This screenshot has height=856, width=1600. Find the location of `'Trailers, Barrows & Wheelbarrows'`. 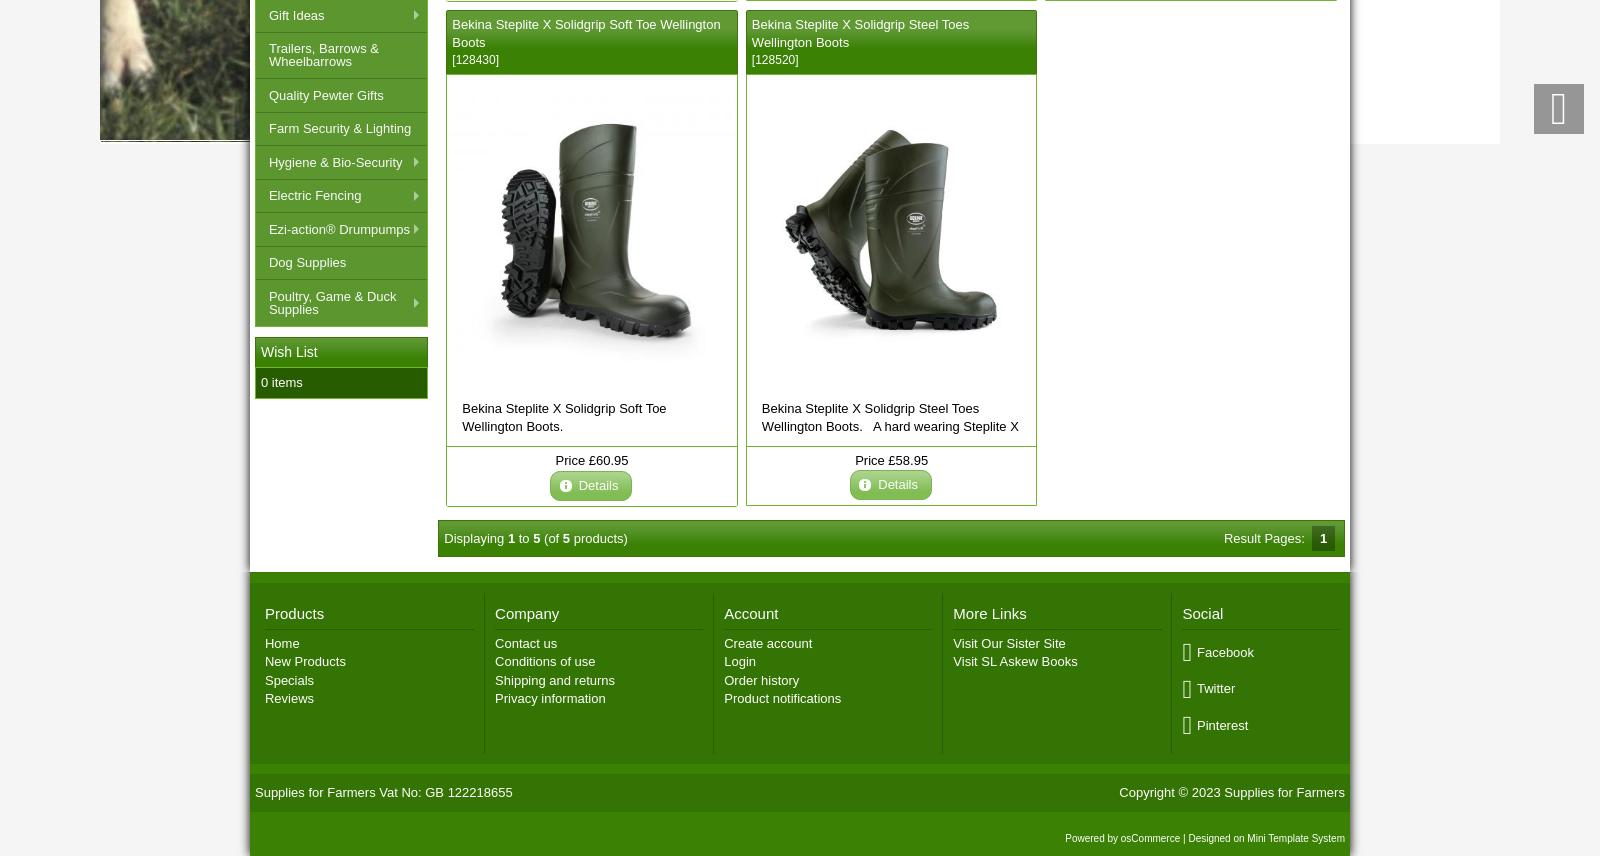

'Trailers, Barrows & Wheelbarrows' is located at coordinates (323, 54).